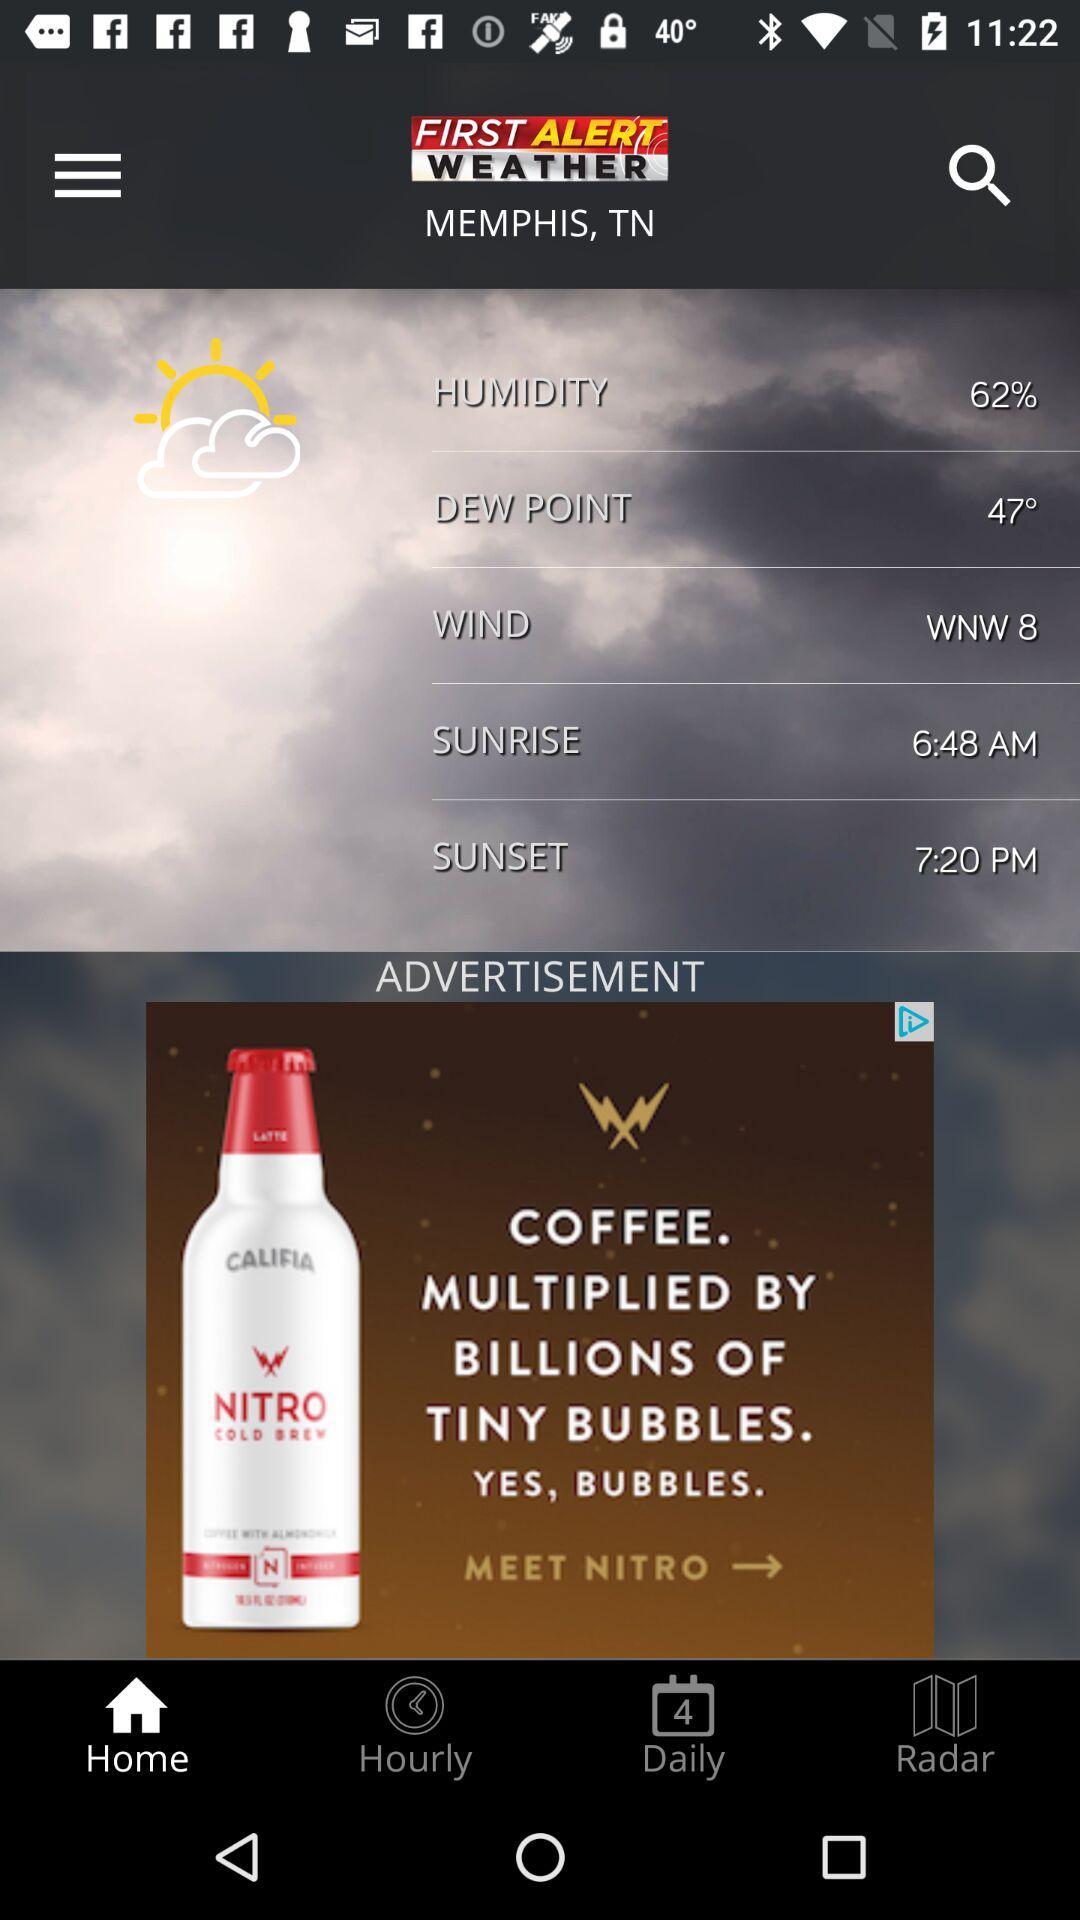 This screenshot has height=1920, width=1080. I want to click on advertisement, so click(540, 1330).